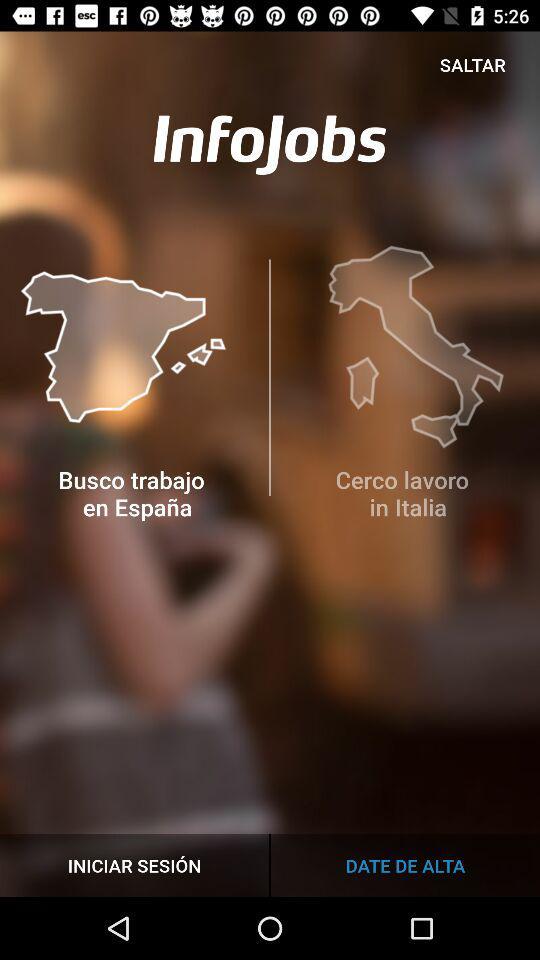 Image resolution: width=540 pixels, height=960 pixels. Describe the element at coordinates (405, 864) in the screenshot. I see `item below the busco trabajo en` at that location.